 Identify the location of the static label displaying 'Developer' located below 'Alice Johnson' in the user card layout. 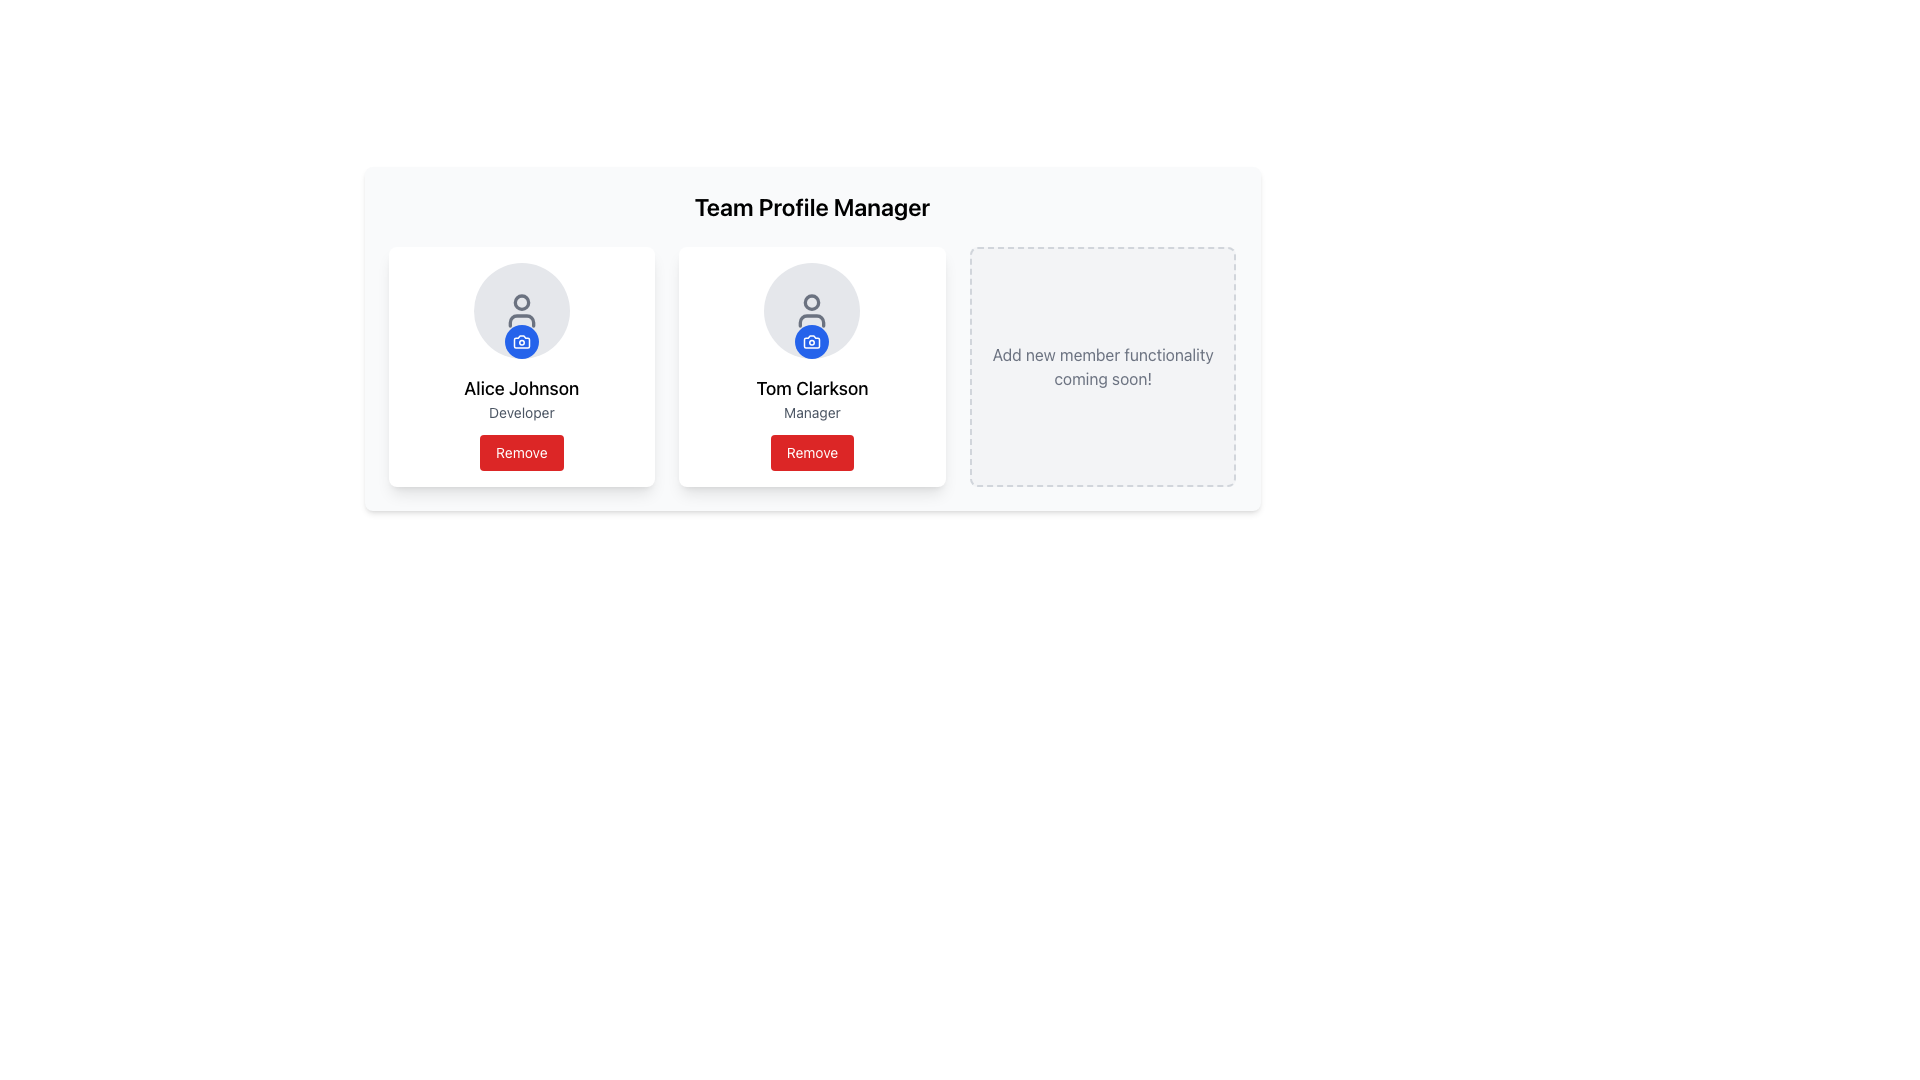
(521, 411).